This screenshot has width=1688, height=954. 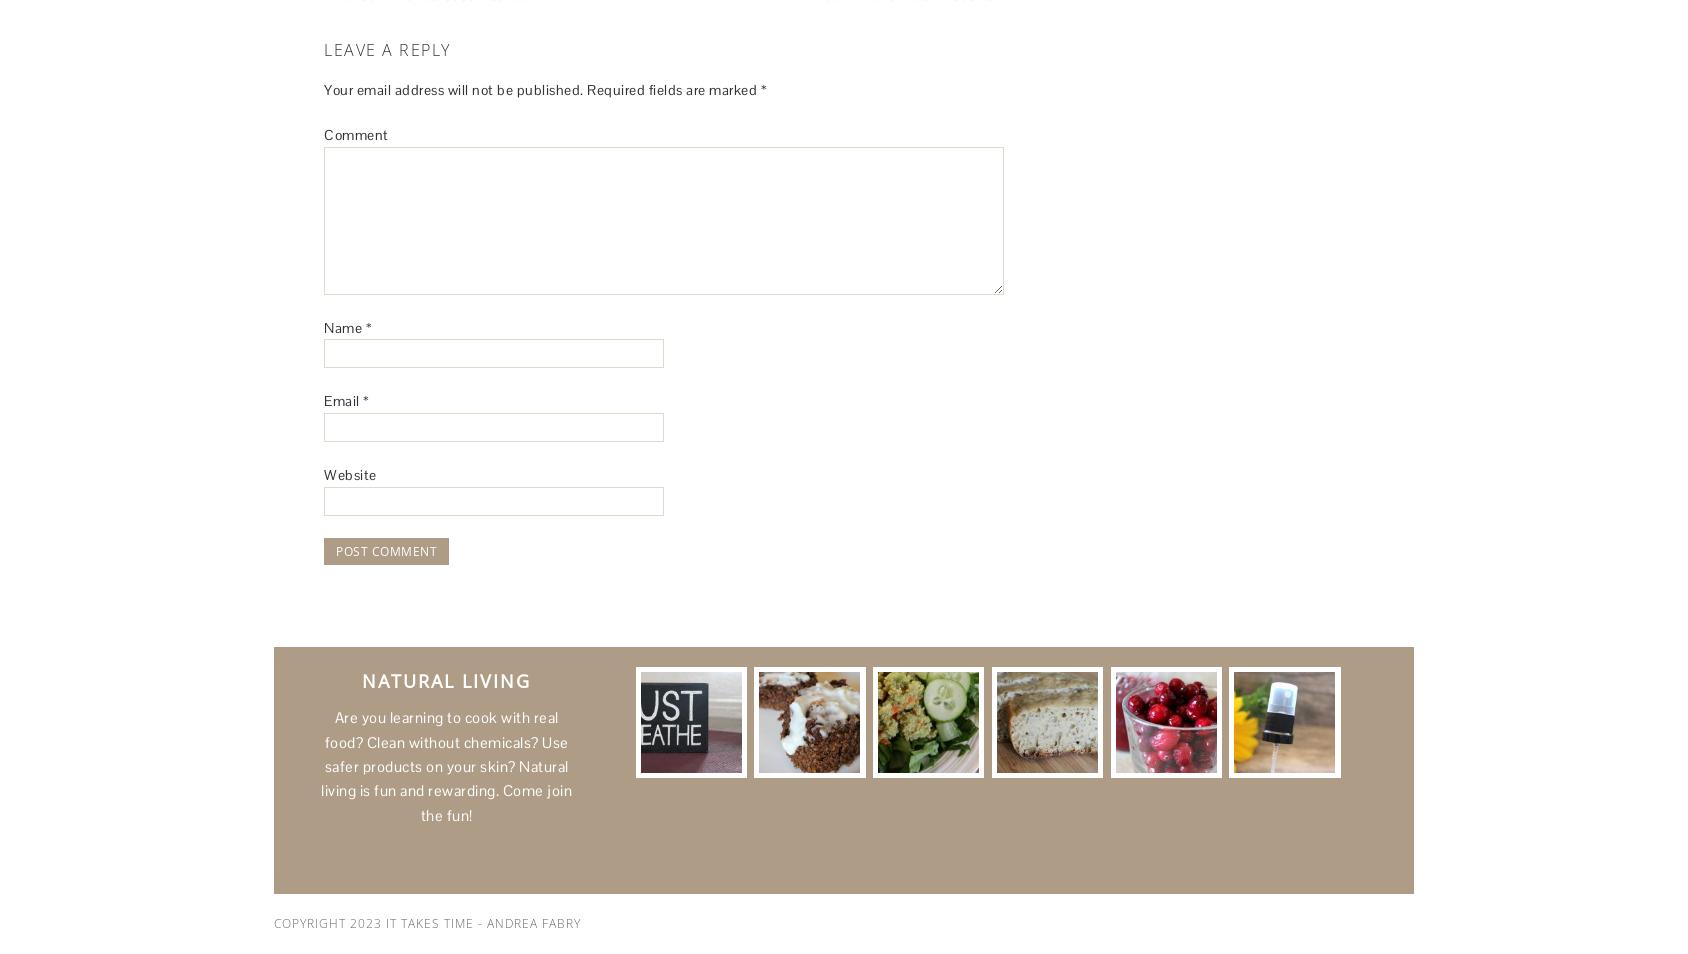 What do you see at coordinates (323, 48) in the screenshot?
I see `'Leave a Reply'` at bounding box center [323, 48].